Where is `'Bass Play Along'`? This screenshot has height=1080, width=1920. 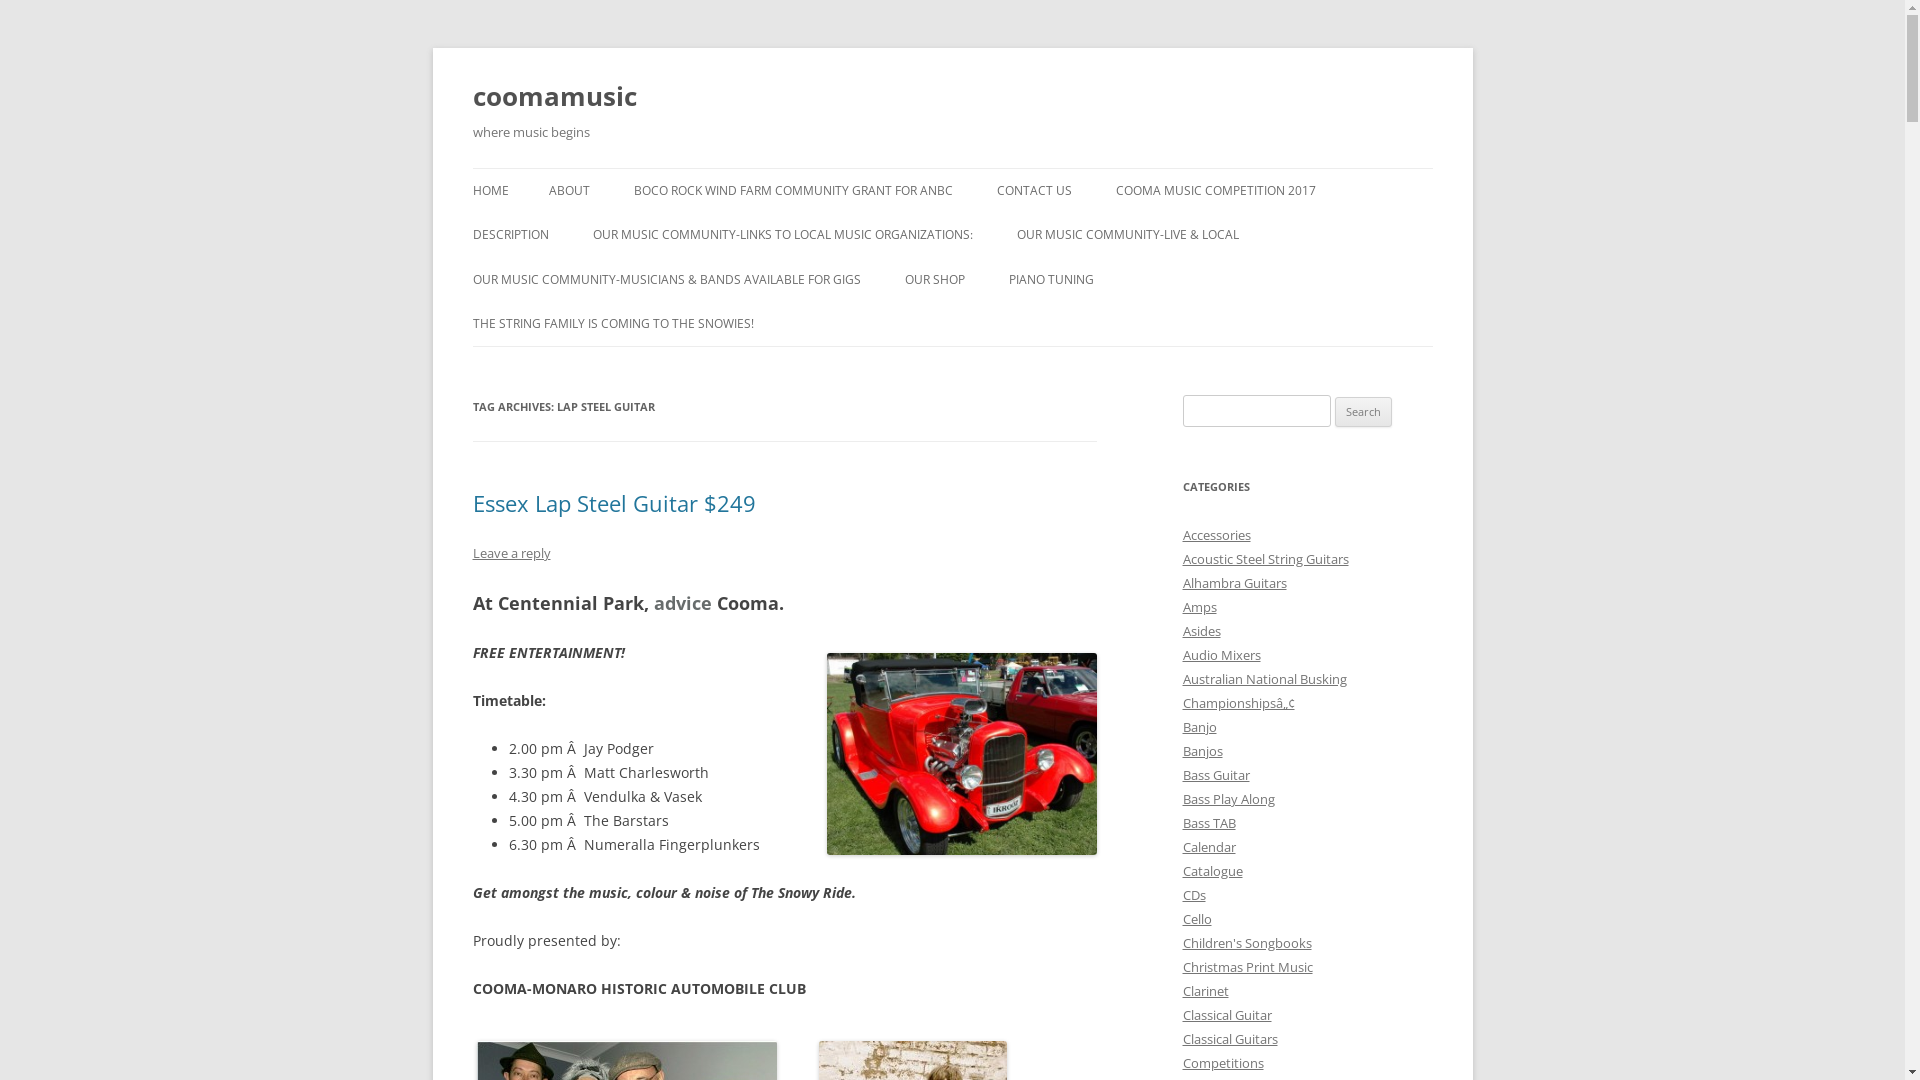
'Bass Play Along' is located at coordinates (1227, 797).